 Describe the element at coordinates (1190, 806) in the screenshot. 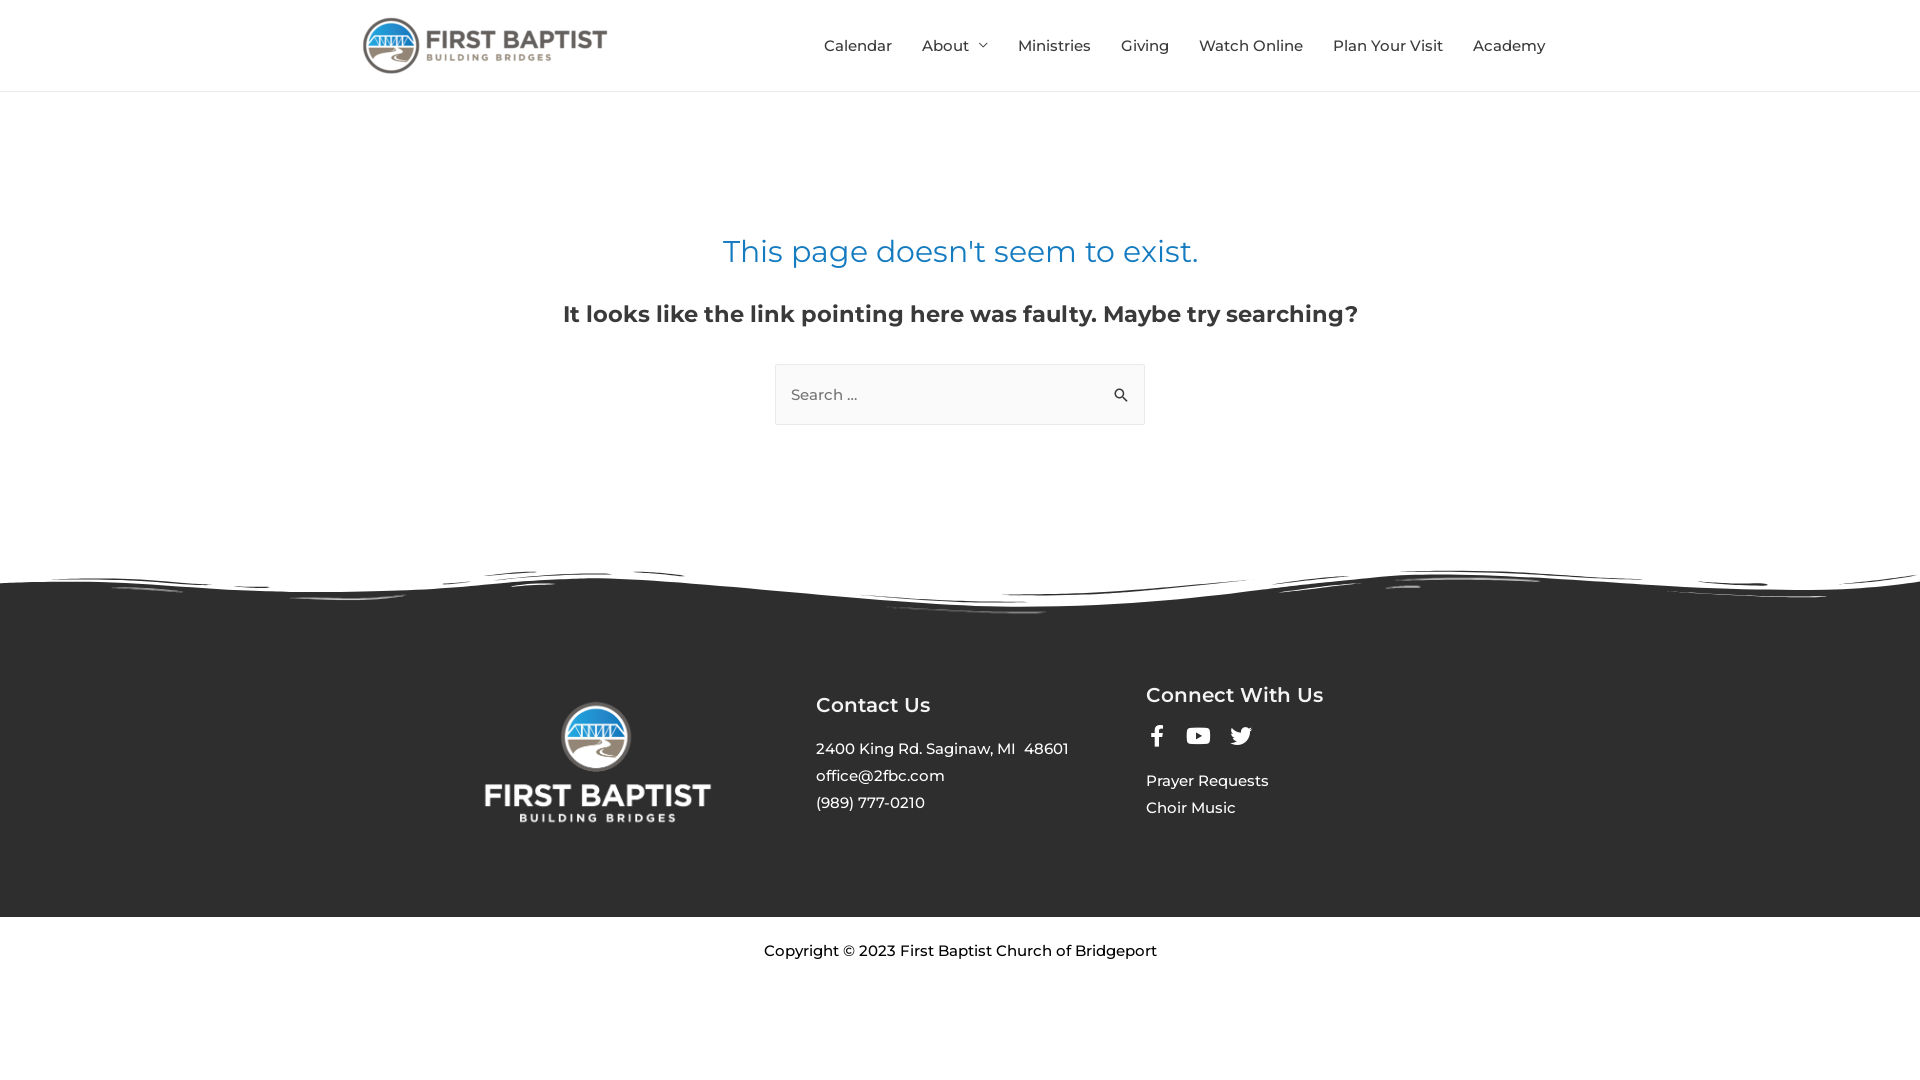

I see `'Choir Music'` at that location.